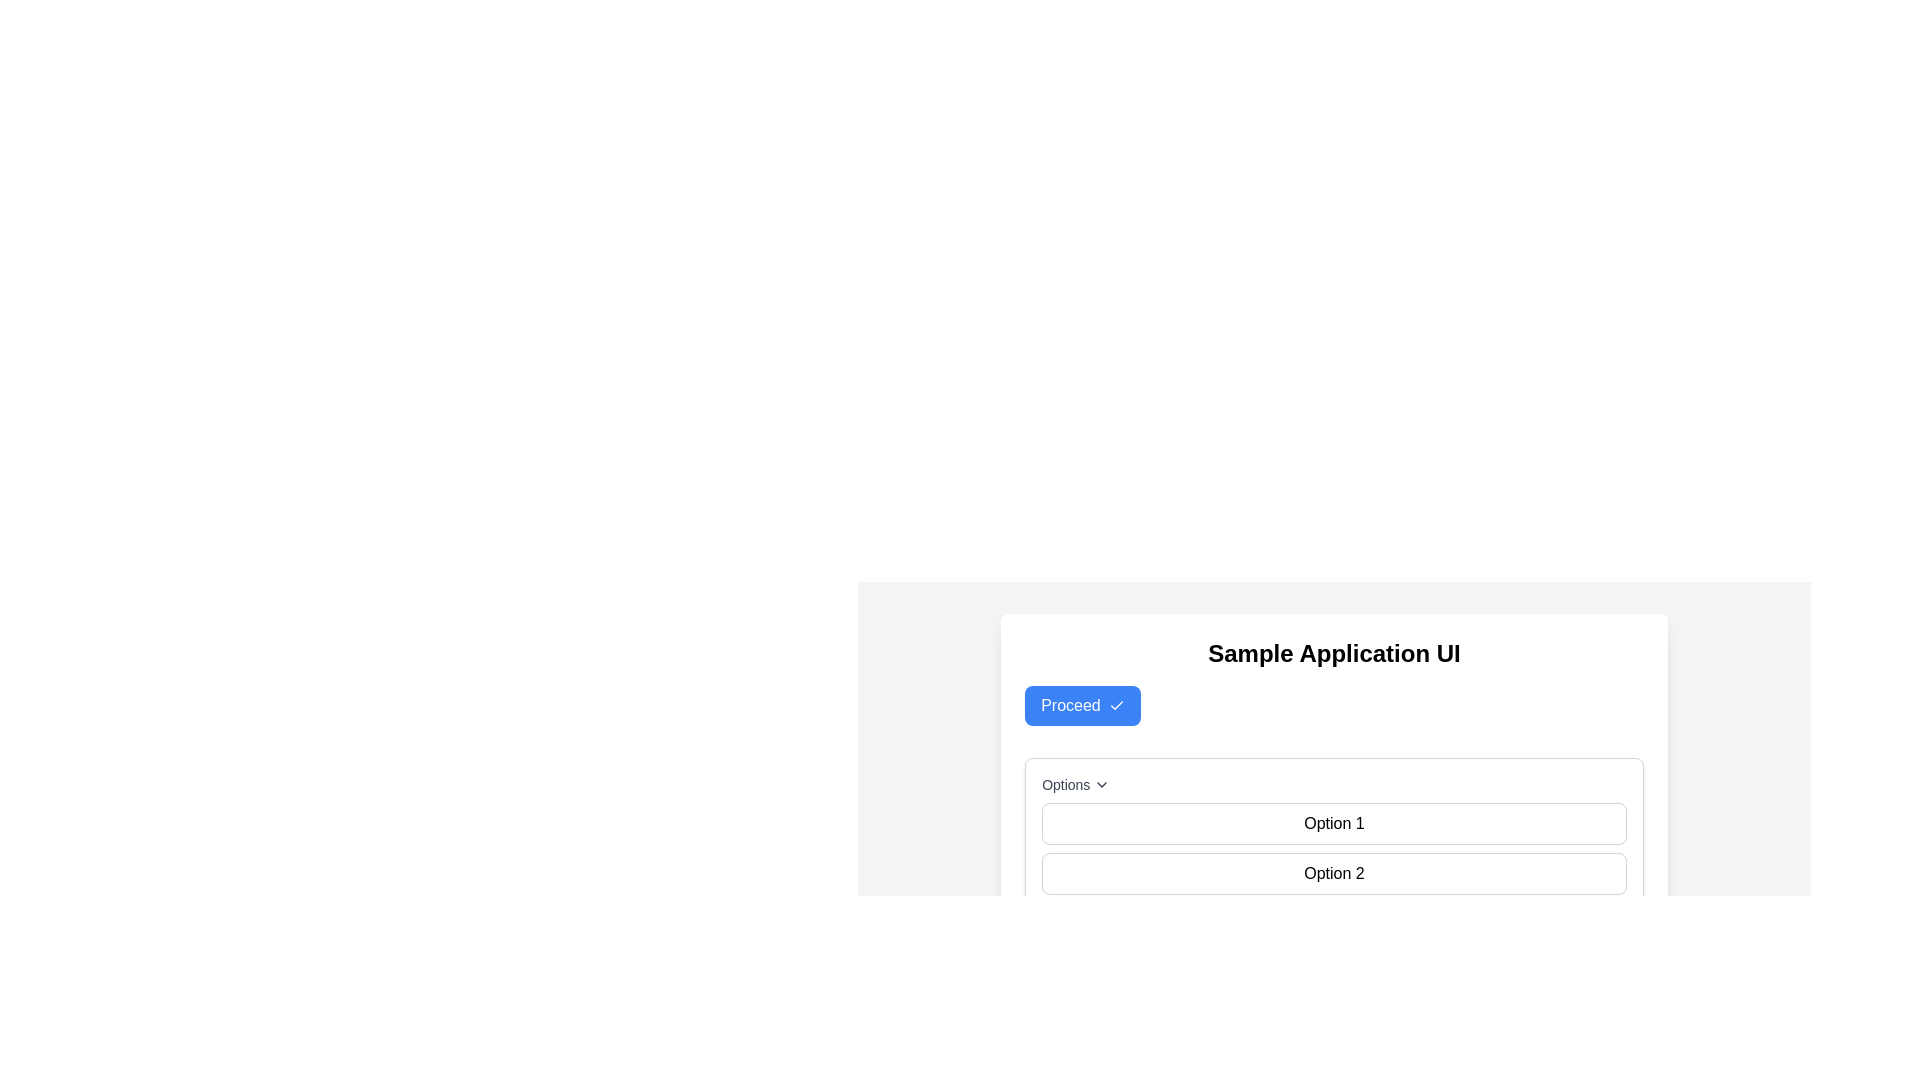 The image size is (1920, 1080). I want to click on the check mark icon that signifies confirmation, located towards the right side of the 'Proceed' button near the top-left portion of the main content area, so click(1115, 704).